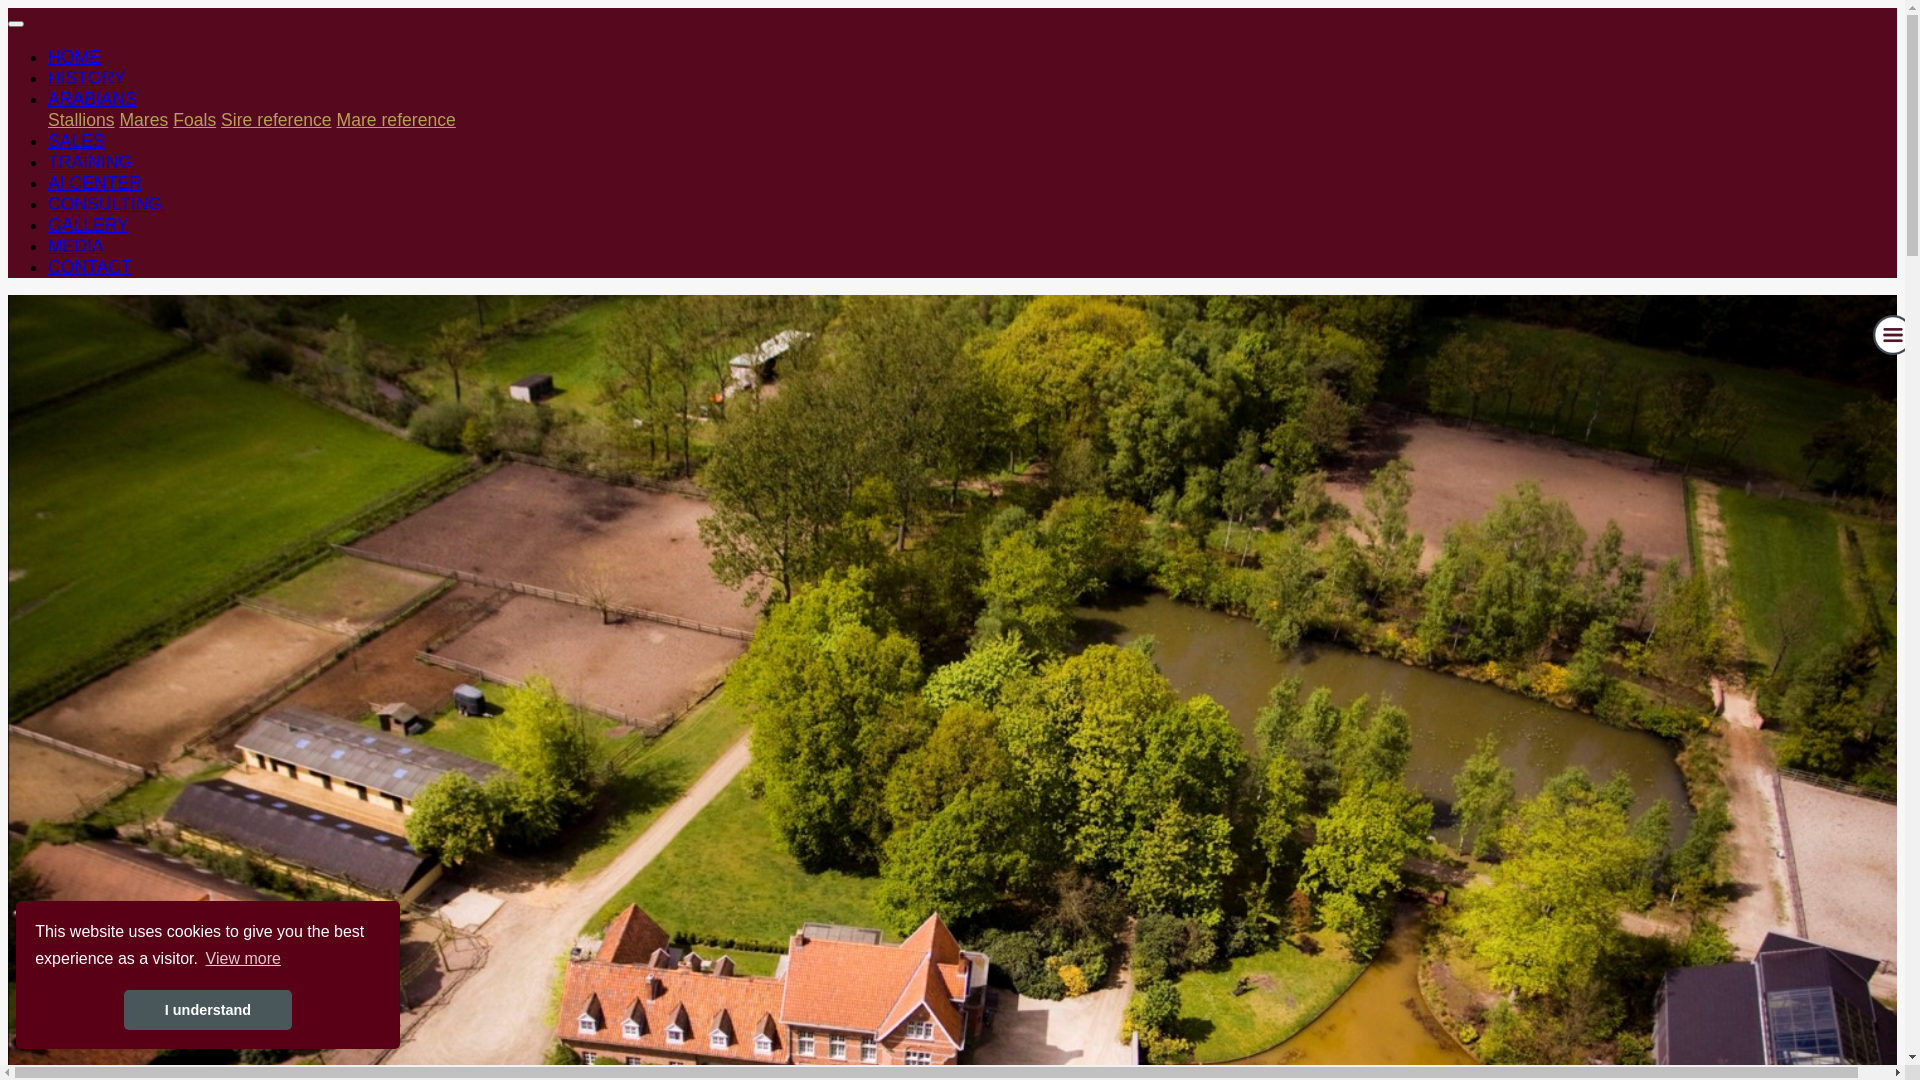 This screenshot has width=1920, height=1080. I want to click on 'SALES', so click(76, 140).